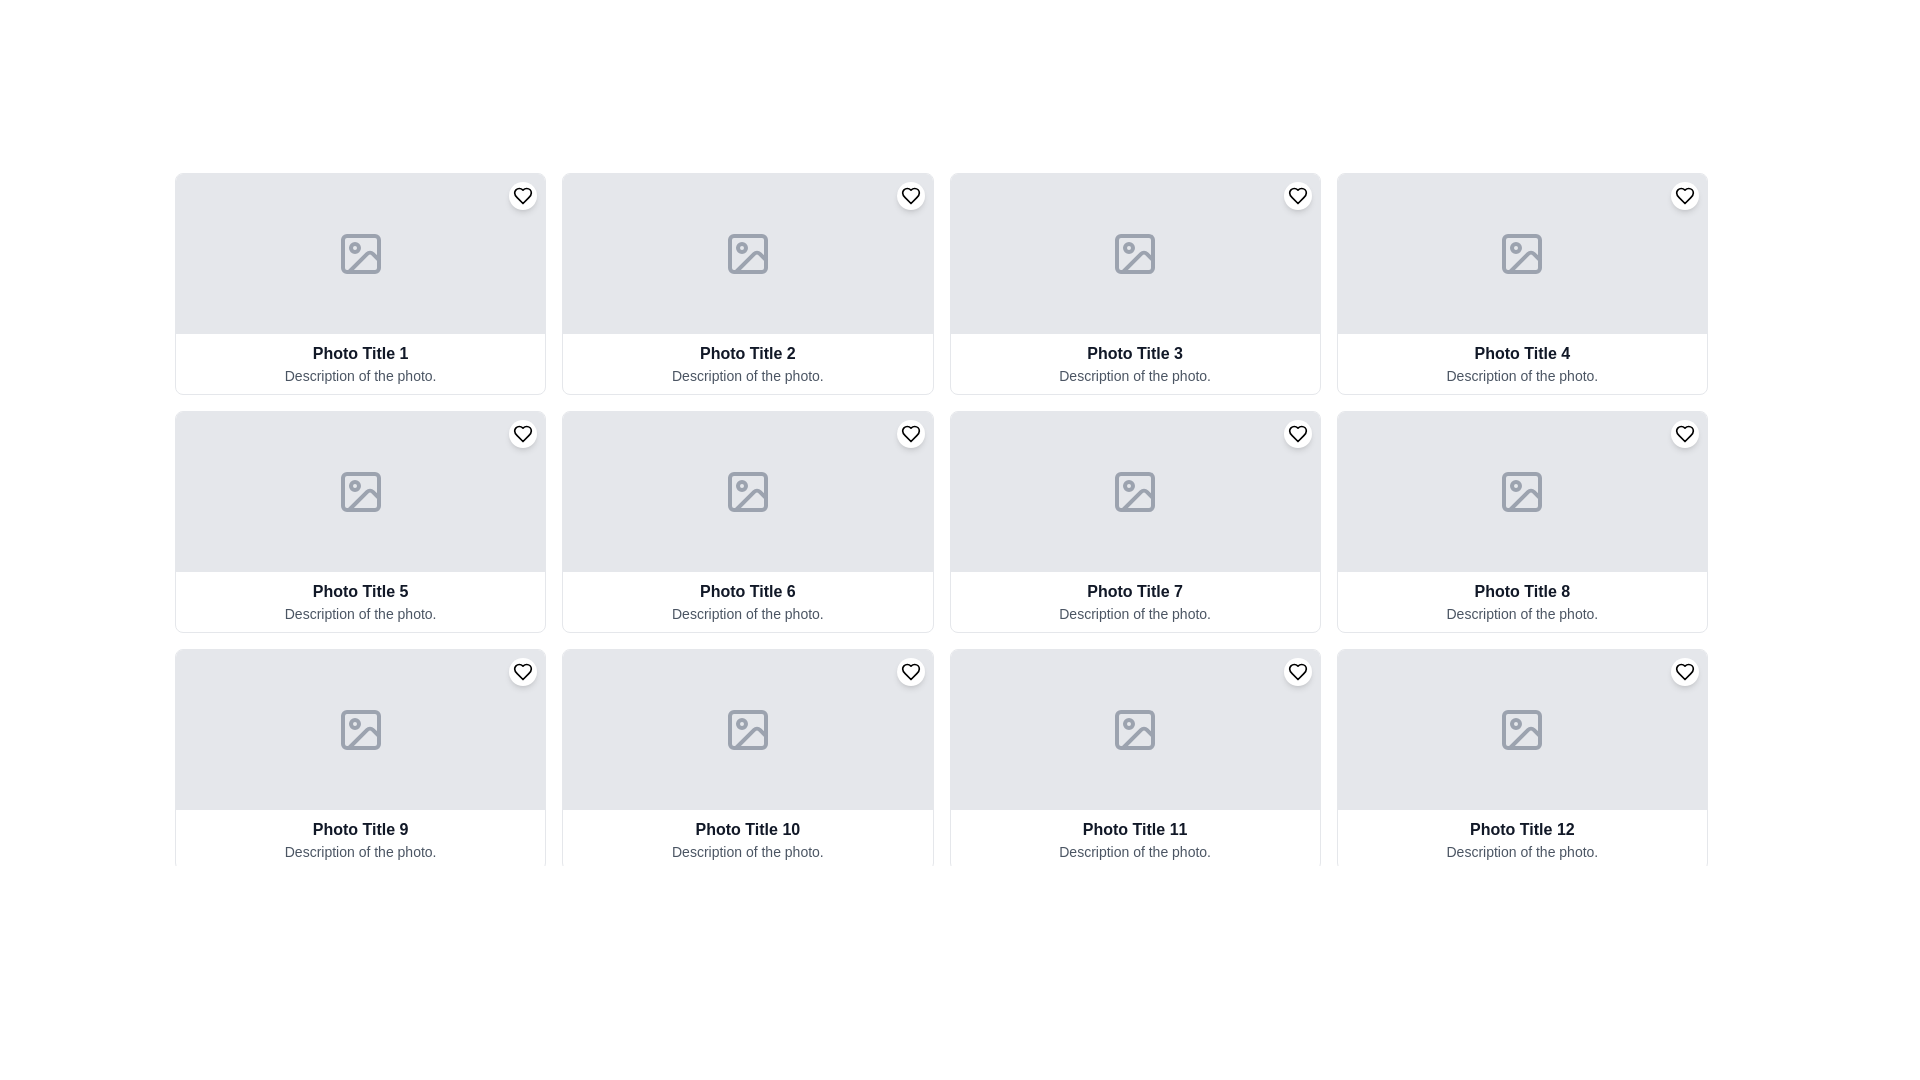  What do you see at coordinates (1521, 284) in the screenshot?
I see `the card element with a gray background that features a photo camera icon, titled 'Photo Title 4', located in the first row and fourth column of a 4-column grid layout` at bounding box center [1521, 284].